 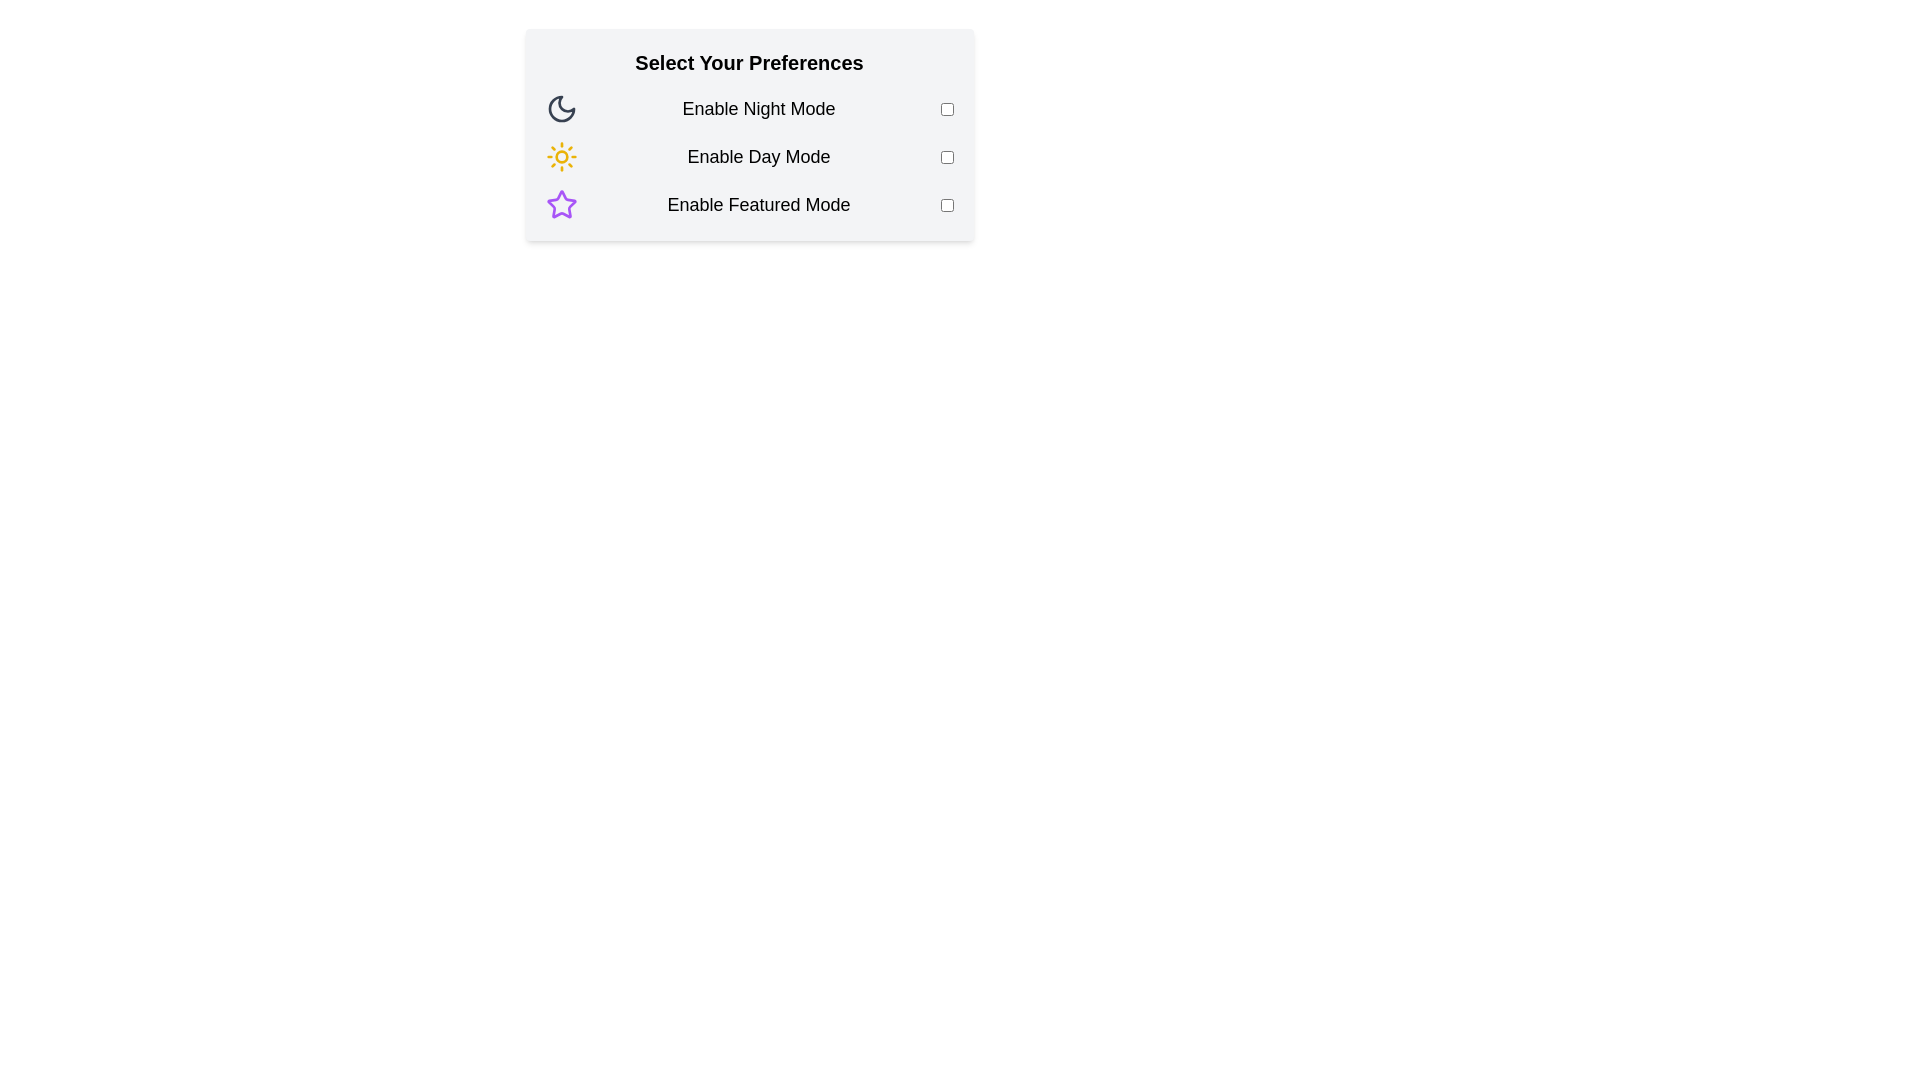 I want to click on the core of the sun illustration, which is the circular element at the center of the second icon in a vertical list of three, so click(x=560, y=156).